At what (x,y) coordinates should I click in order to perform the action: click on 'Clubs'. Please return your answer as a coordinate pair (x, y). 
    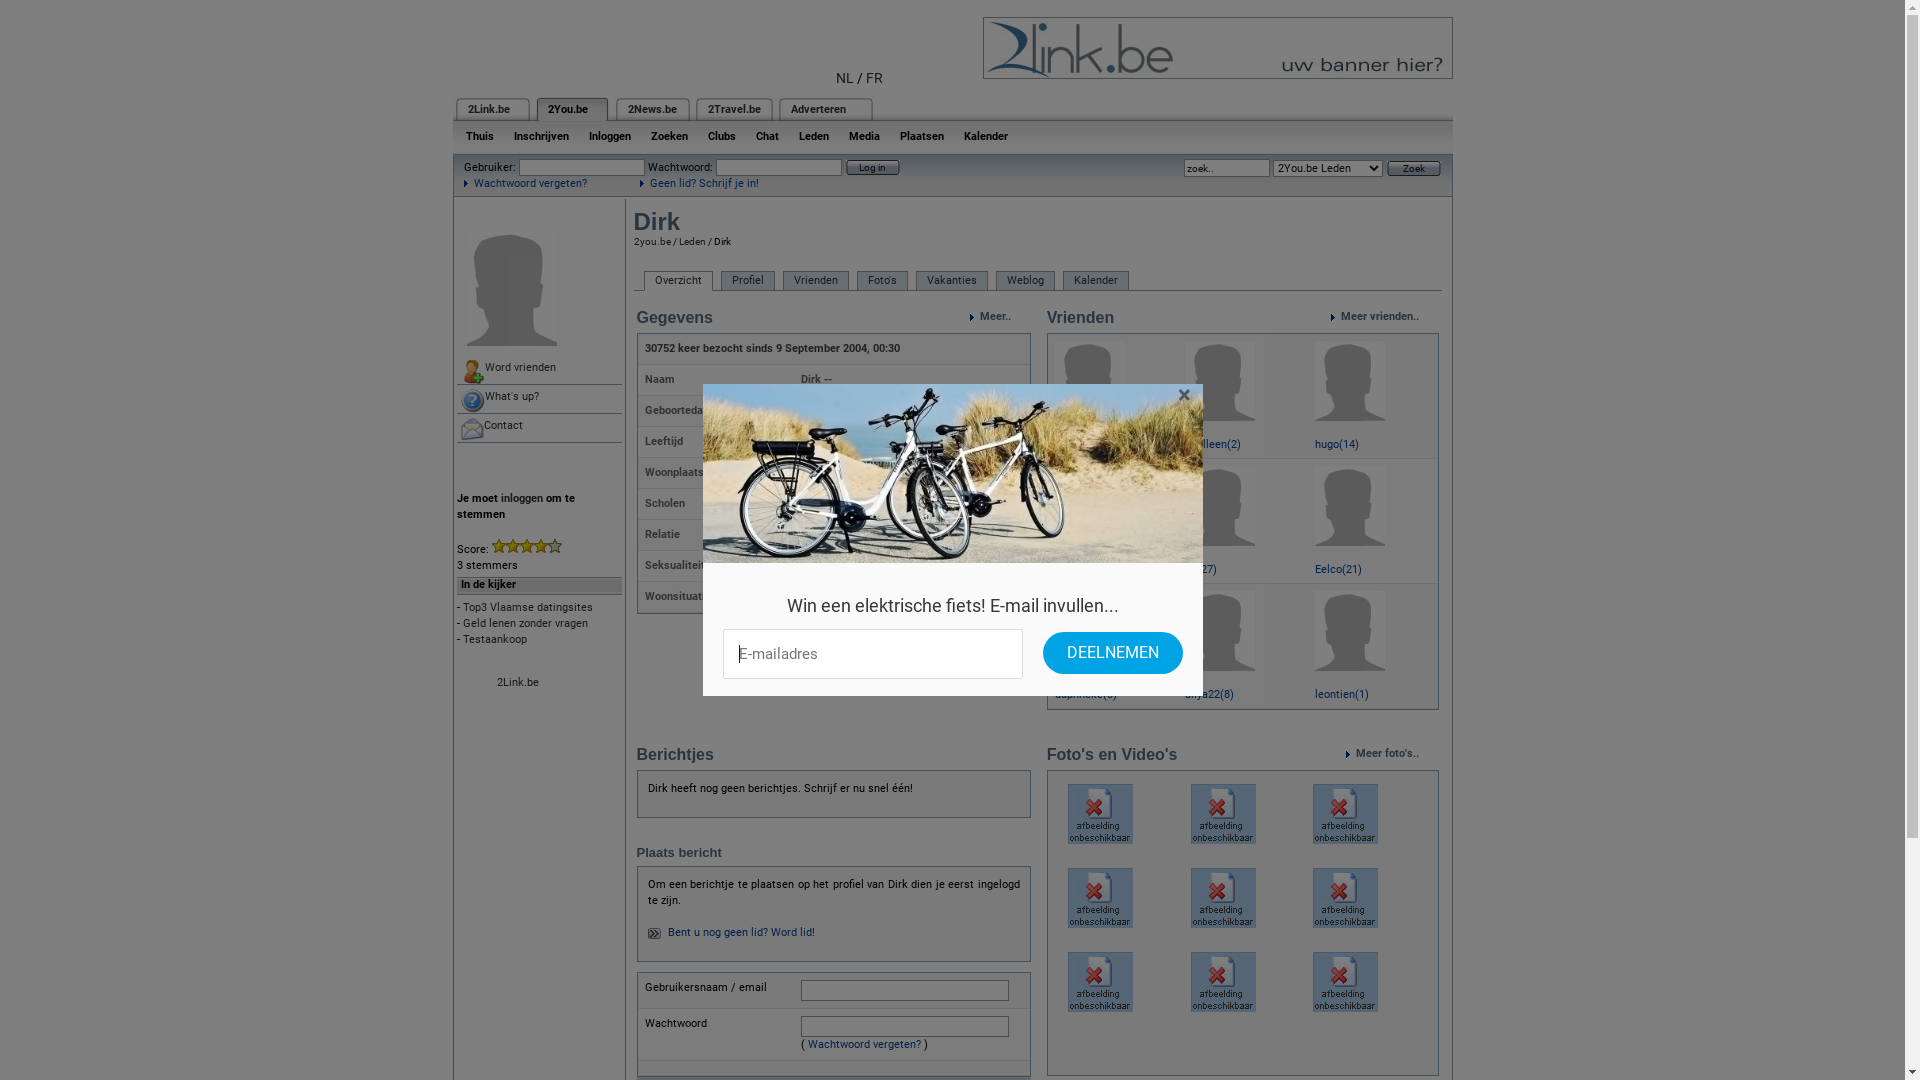
    Looking at the image, I should click on (720, 135).